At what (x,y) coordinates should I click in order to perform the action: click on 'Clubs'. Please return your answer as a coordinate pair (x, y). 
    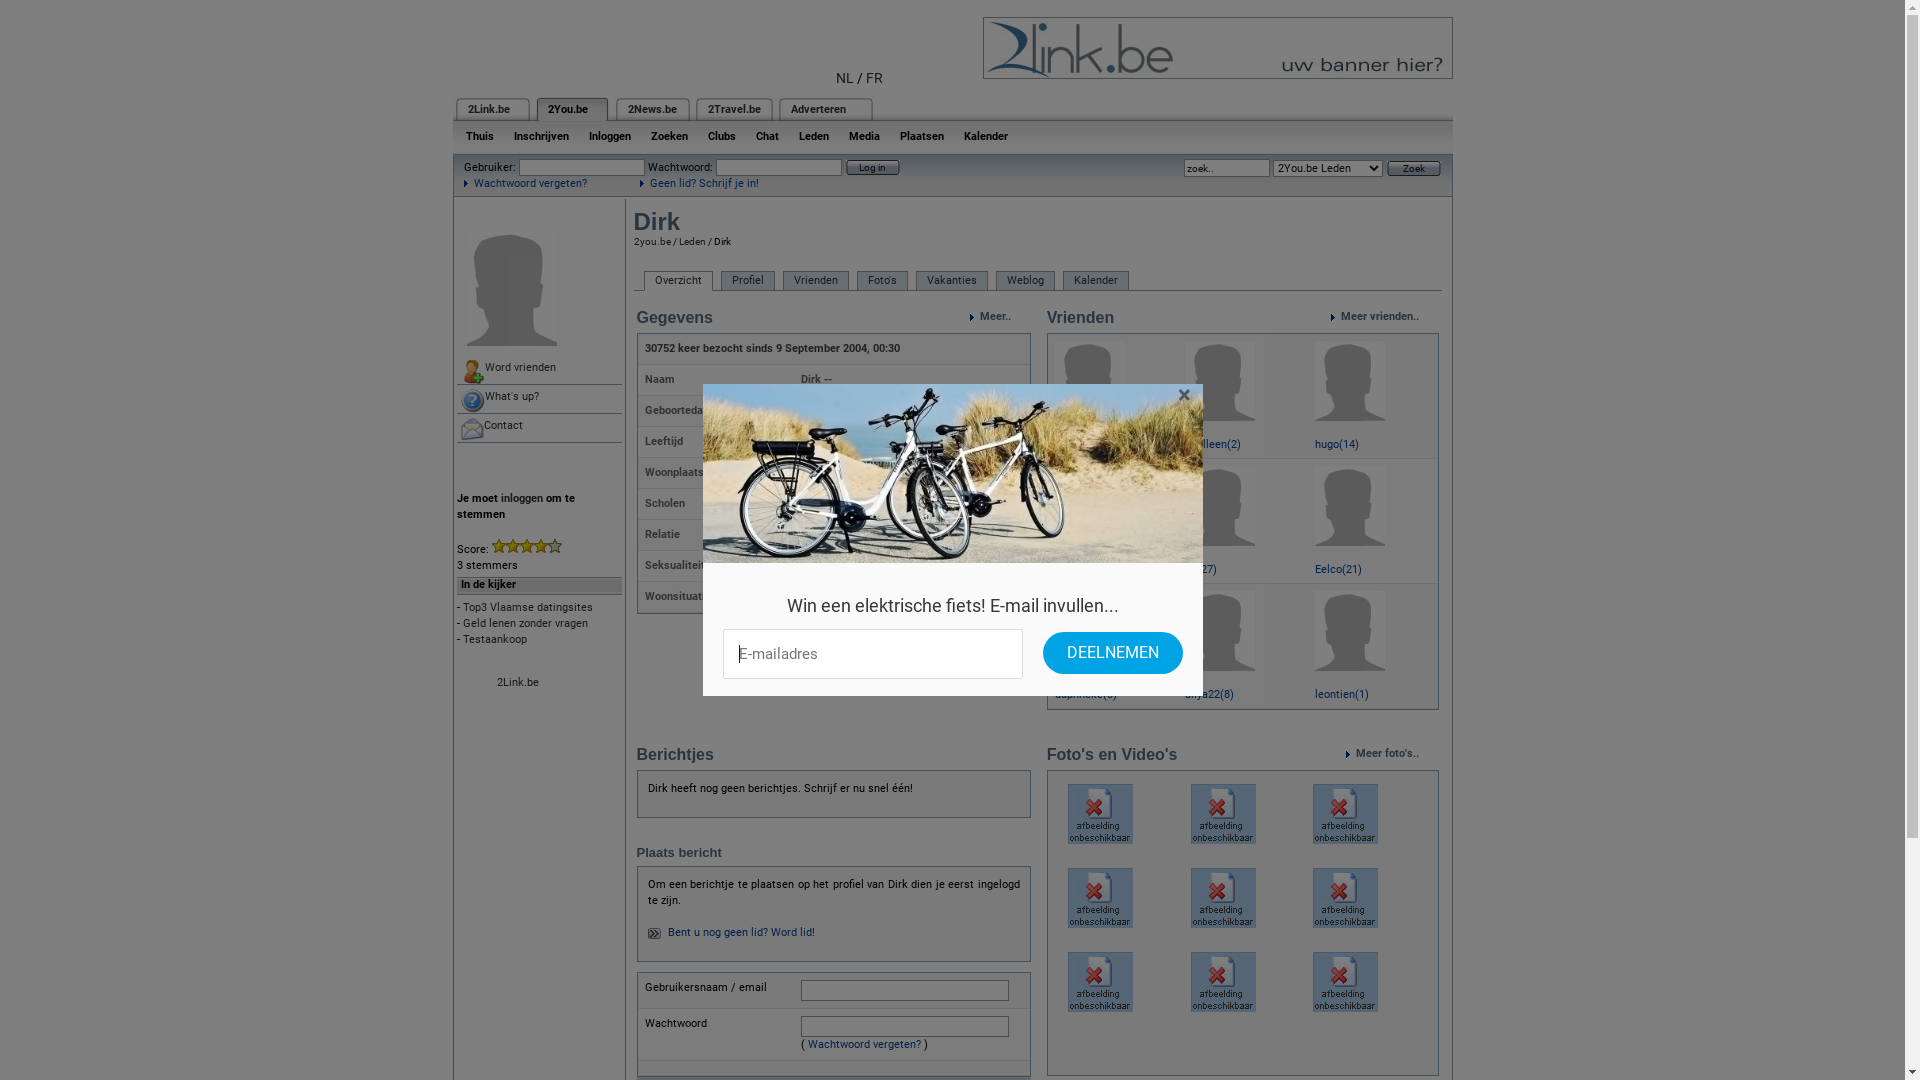
    Looking at the image, I should click on (720, 135).